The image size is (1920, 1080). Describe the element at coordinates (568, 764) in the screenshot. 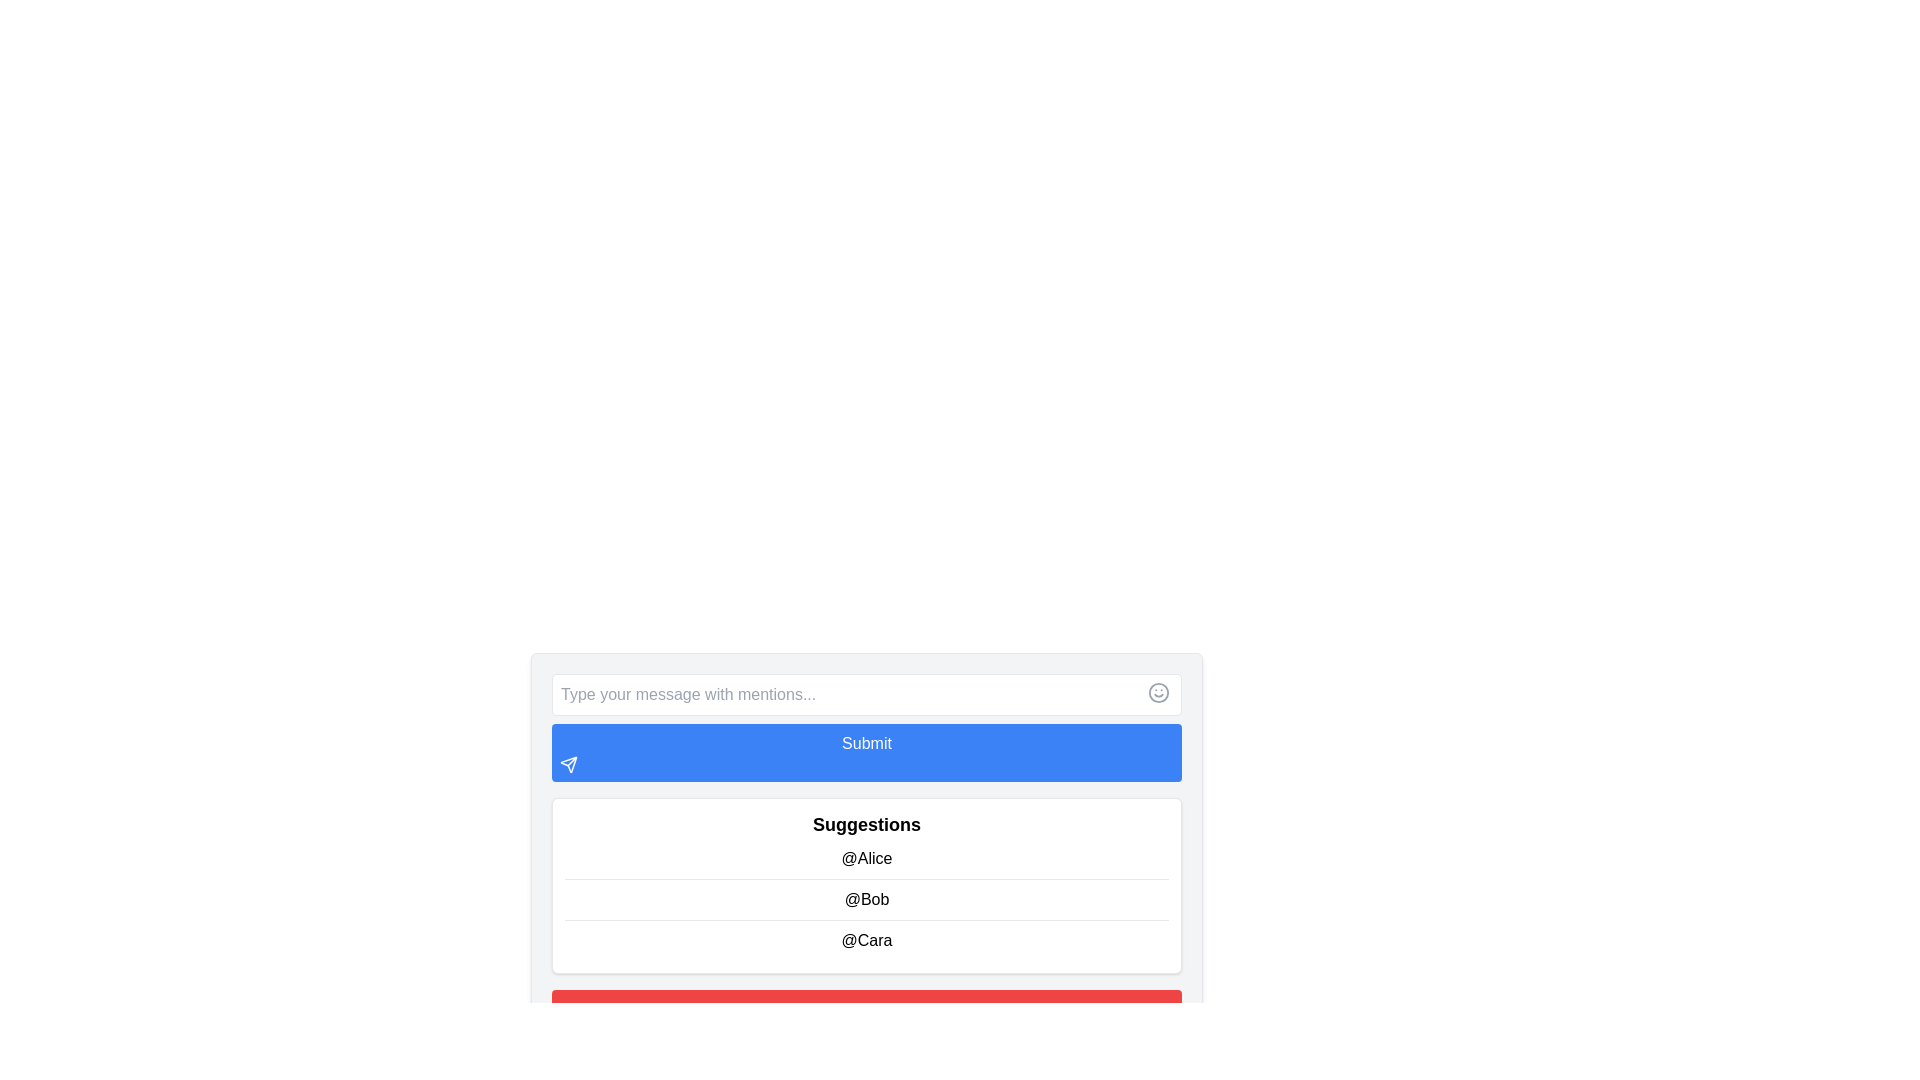

I see `the submit icon located on the blue rectangular button labeled 'Submit', which is centered below a text input field` at that location.